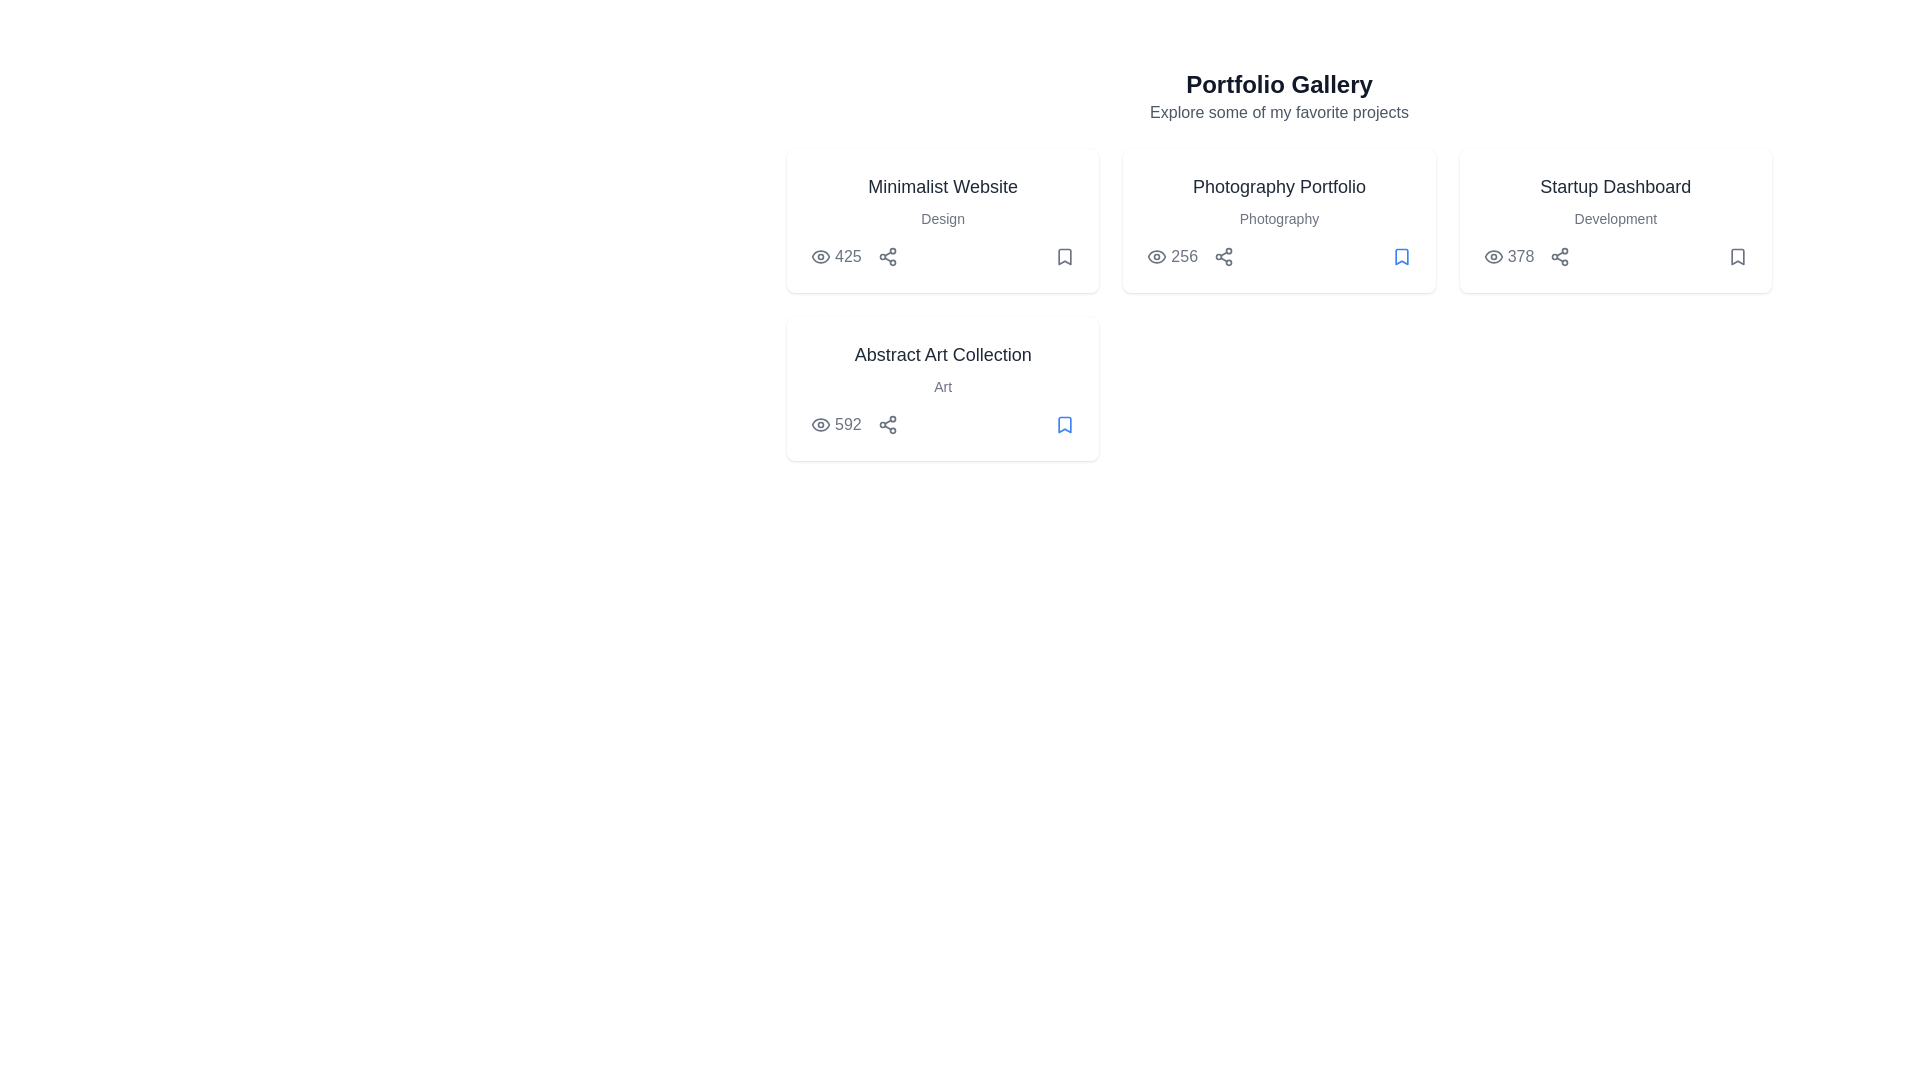 The image size is (1920, 1080). What do you see at coordinates (942, 389) in the screenshot?
I see `the fourth project card located in the bottom-left section of the grid` at bounding box center [942, 389].